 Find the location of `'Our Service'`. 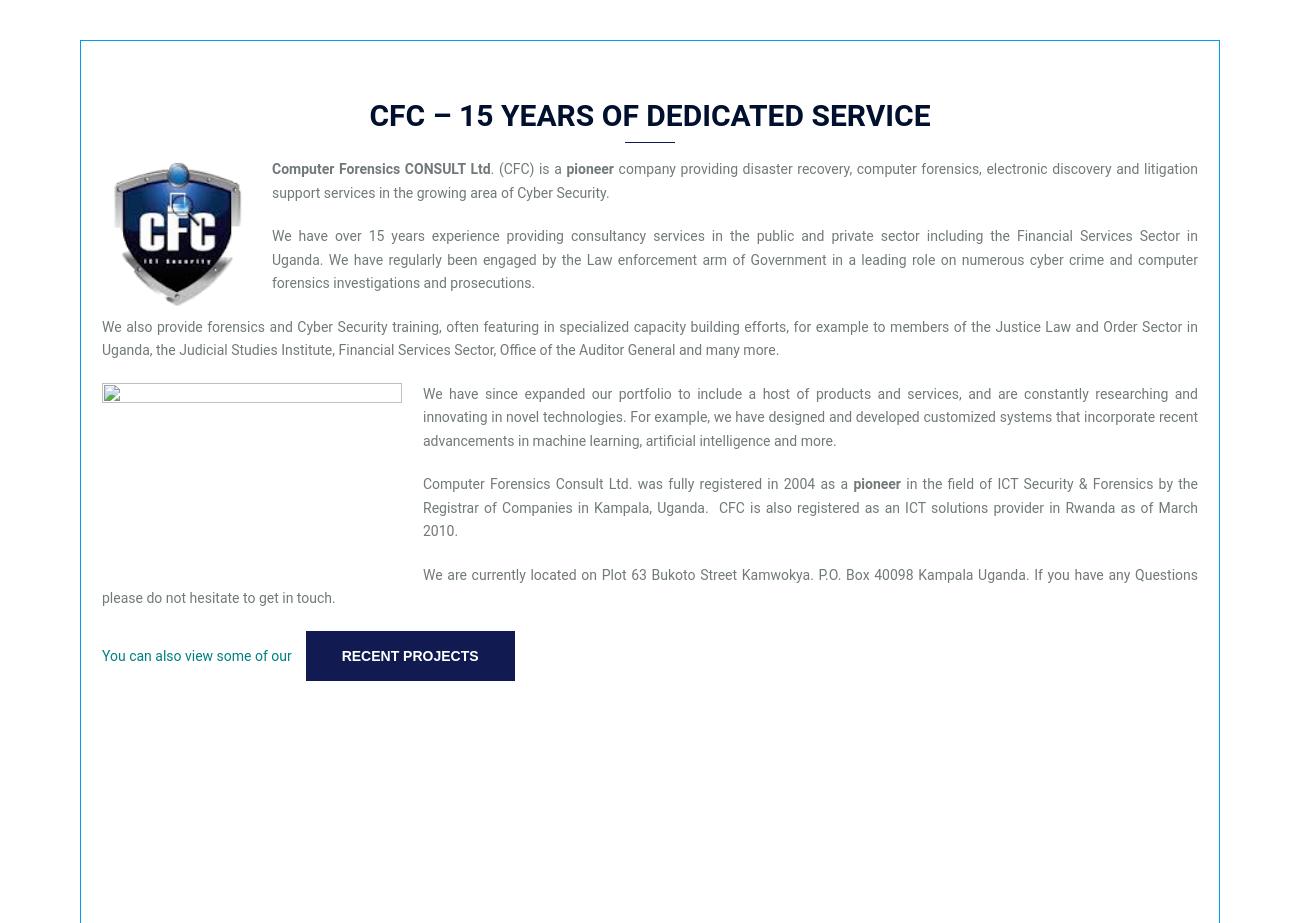

'Our Service' is located at coordinates (1001, 111).